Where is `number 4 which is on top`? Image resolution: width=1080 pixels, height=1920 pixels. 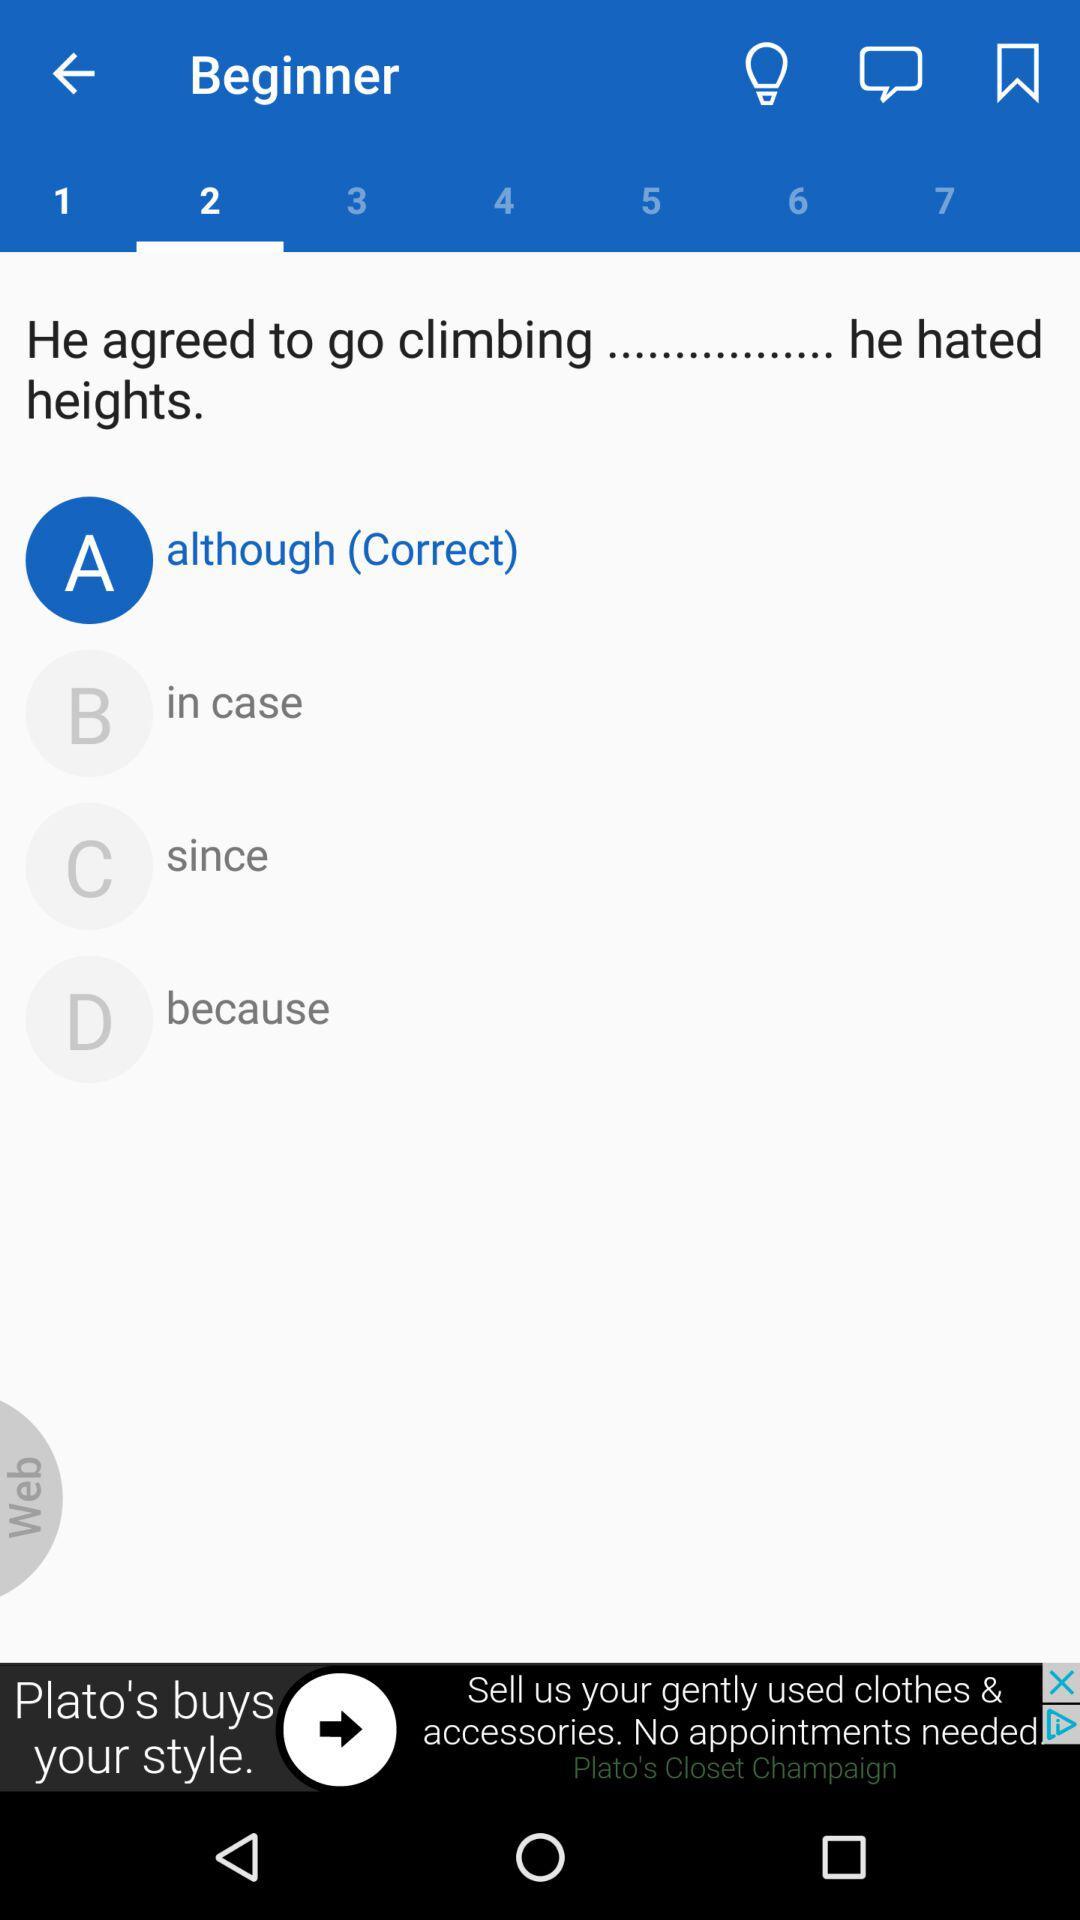 number 4 which is on top is located at coordinates (503, 199).